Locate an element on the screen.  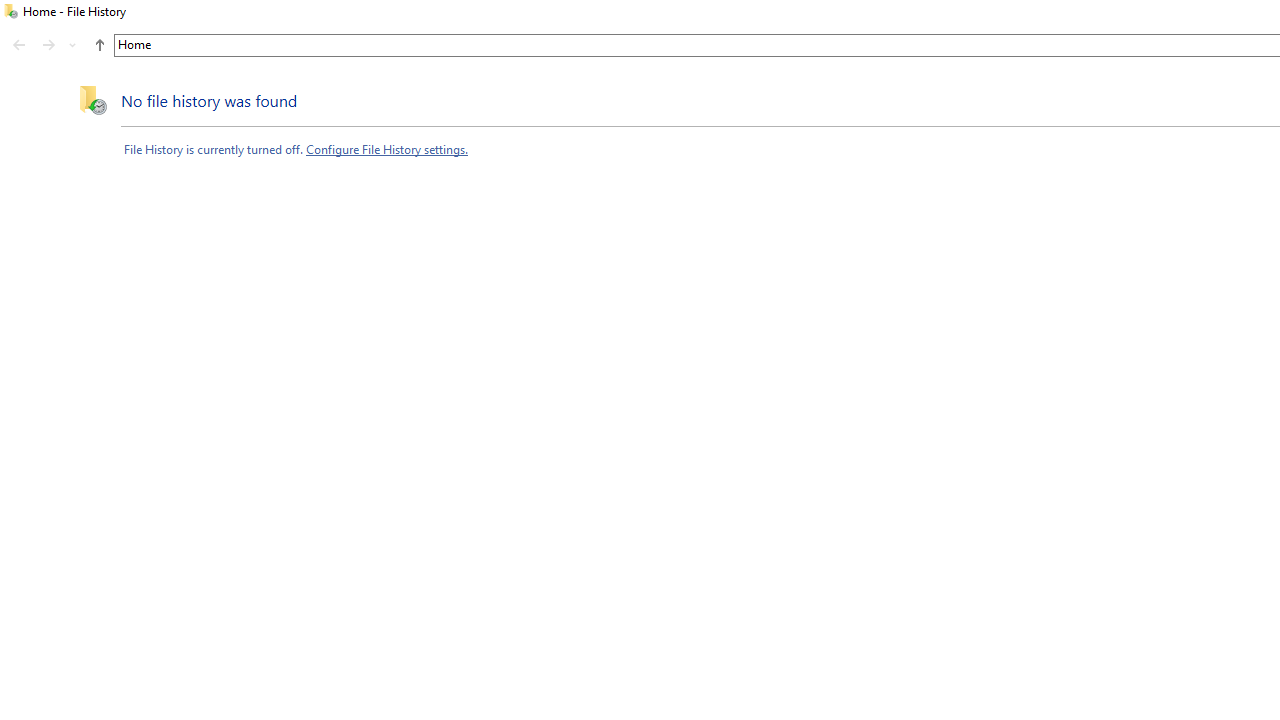
'Recent locations' is located at coordinates (71, 45).